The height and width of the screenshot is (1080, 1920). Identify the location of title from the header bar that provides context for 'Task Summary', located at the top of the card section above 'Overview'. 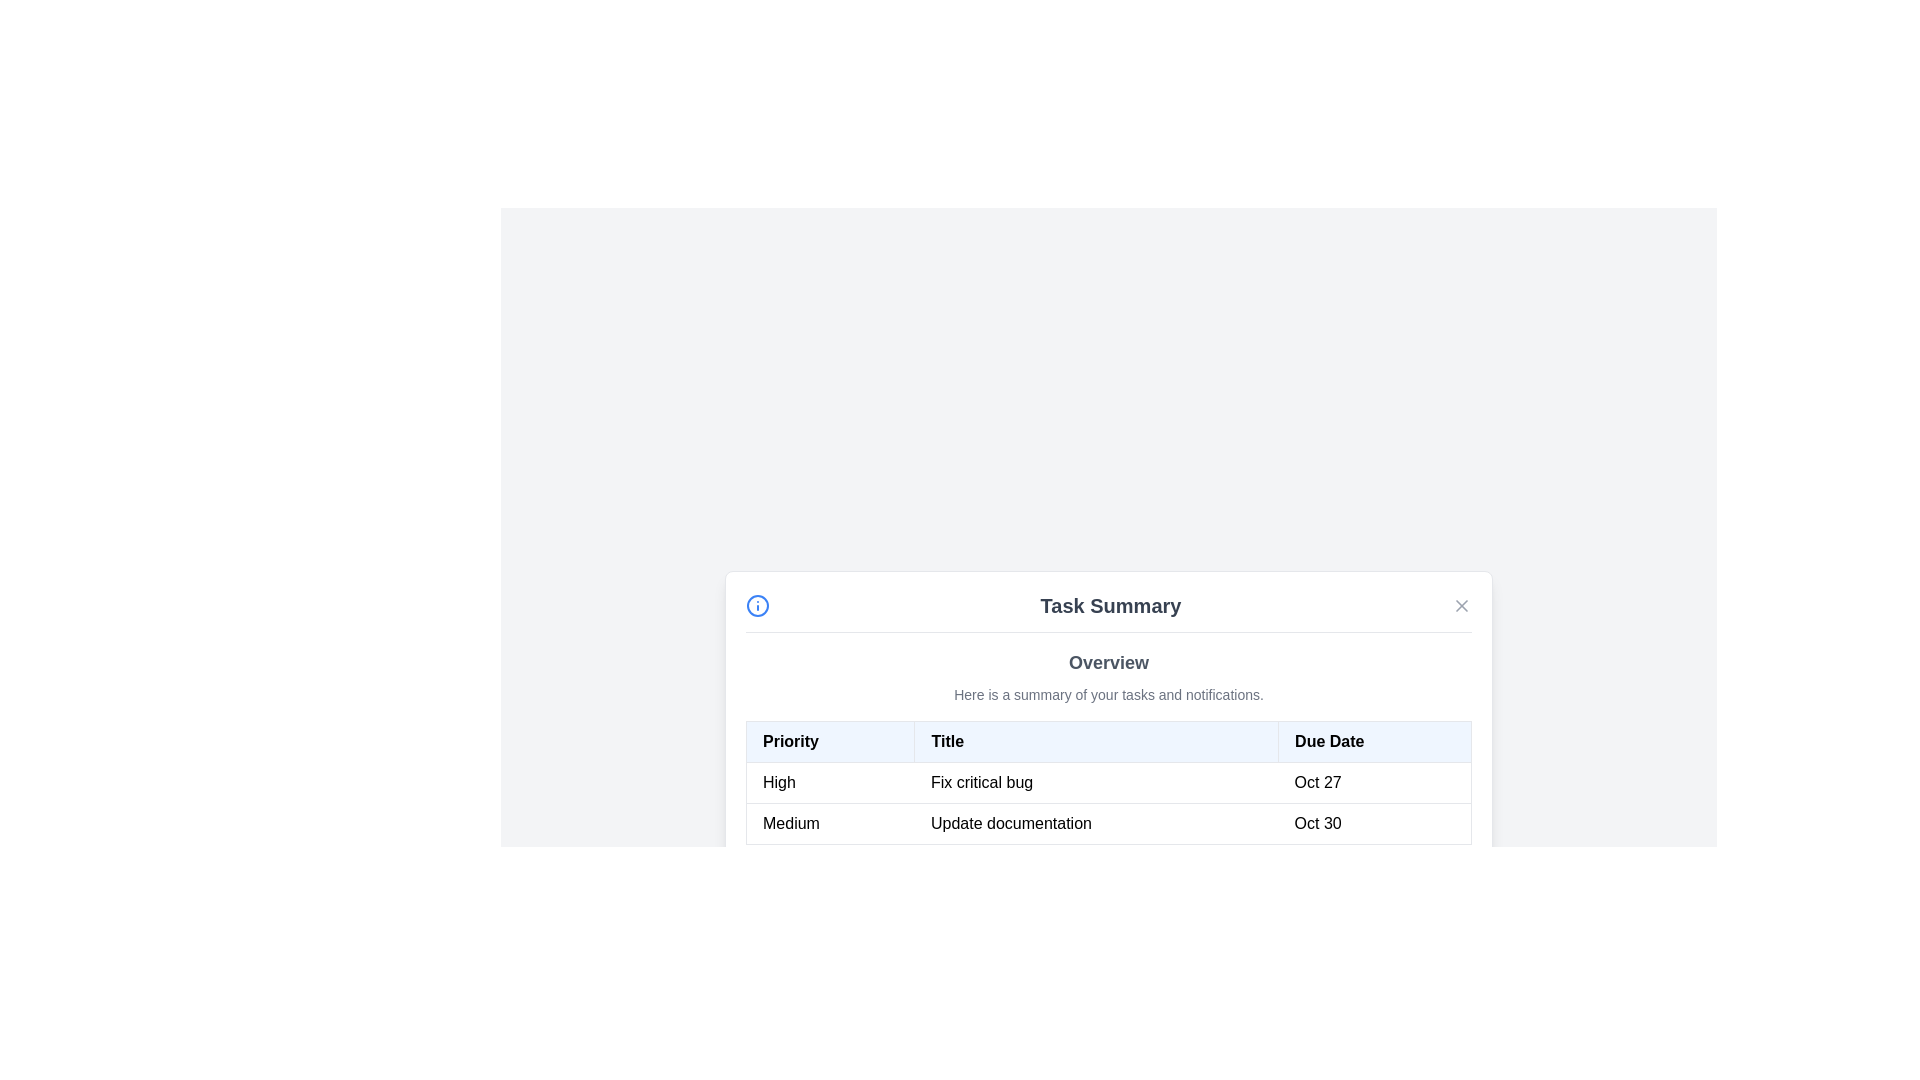
(1107, 611).